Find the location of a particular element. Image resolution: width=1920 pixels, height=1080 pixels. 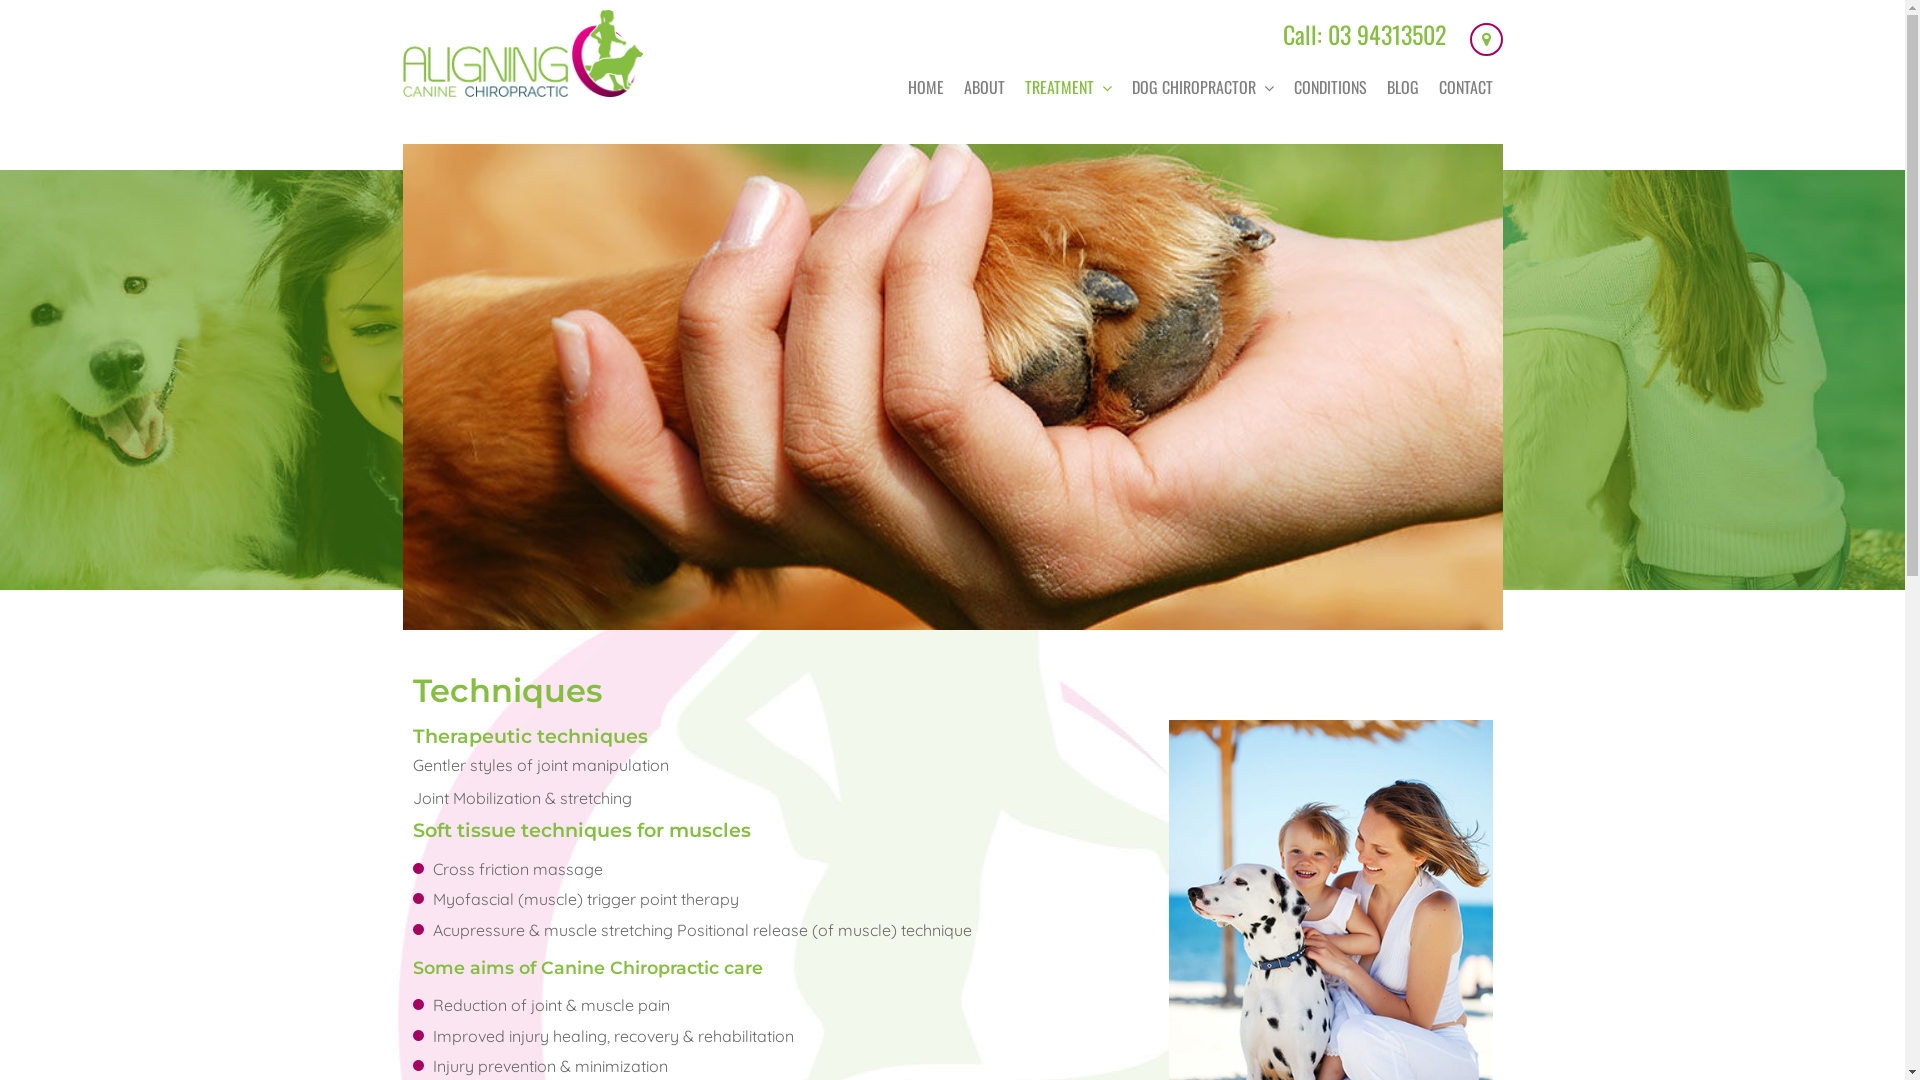

'BLOG' is located at coordinates (1400, 86).